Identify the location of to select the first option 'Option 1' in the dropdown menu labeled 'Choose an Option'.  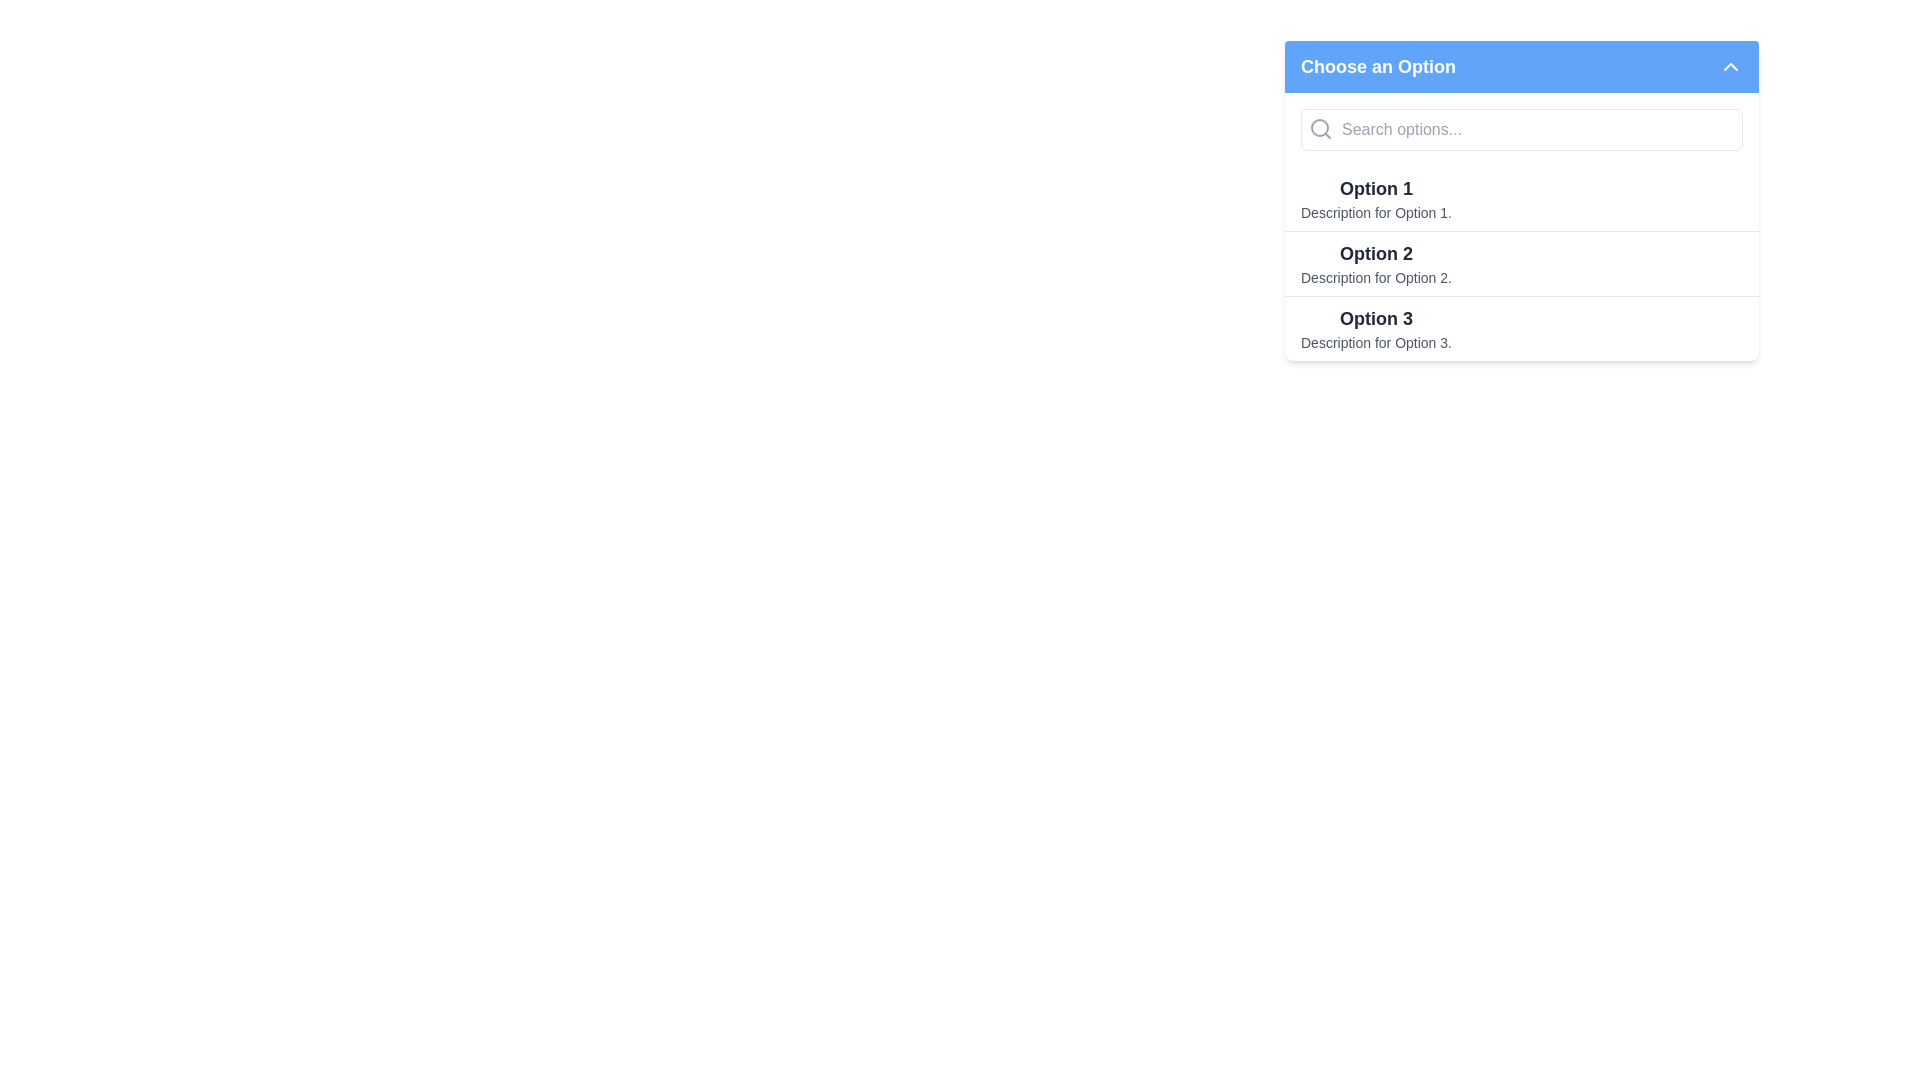
(1520, 199).